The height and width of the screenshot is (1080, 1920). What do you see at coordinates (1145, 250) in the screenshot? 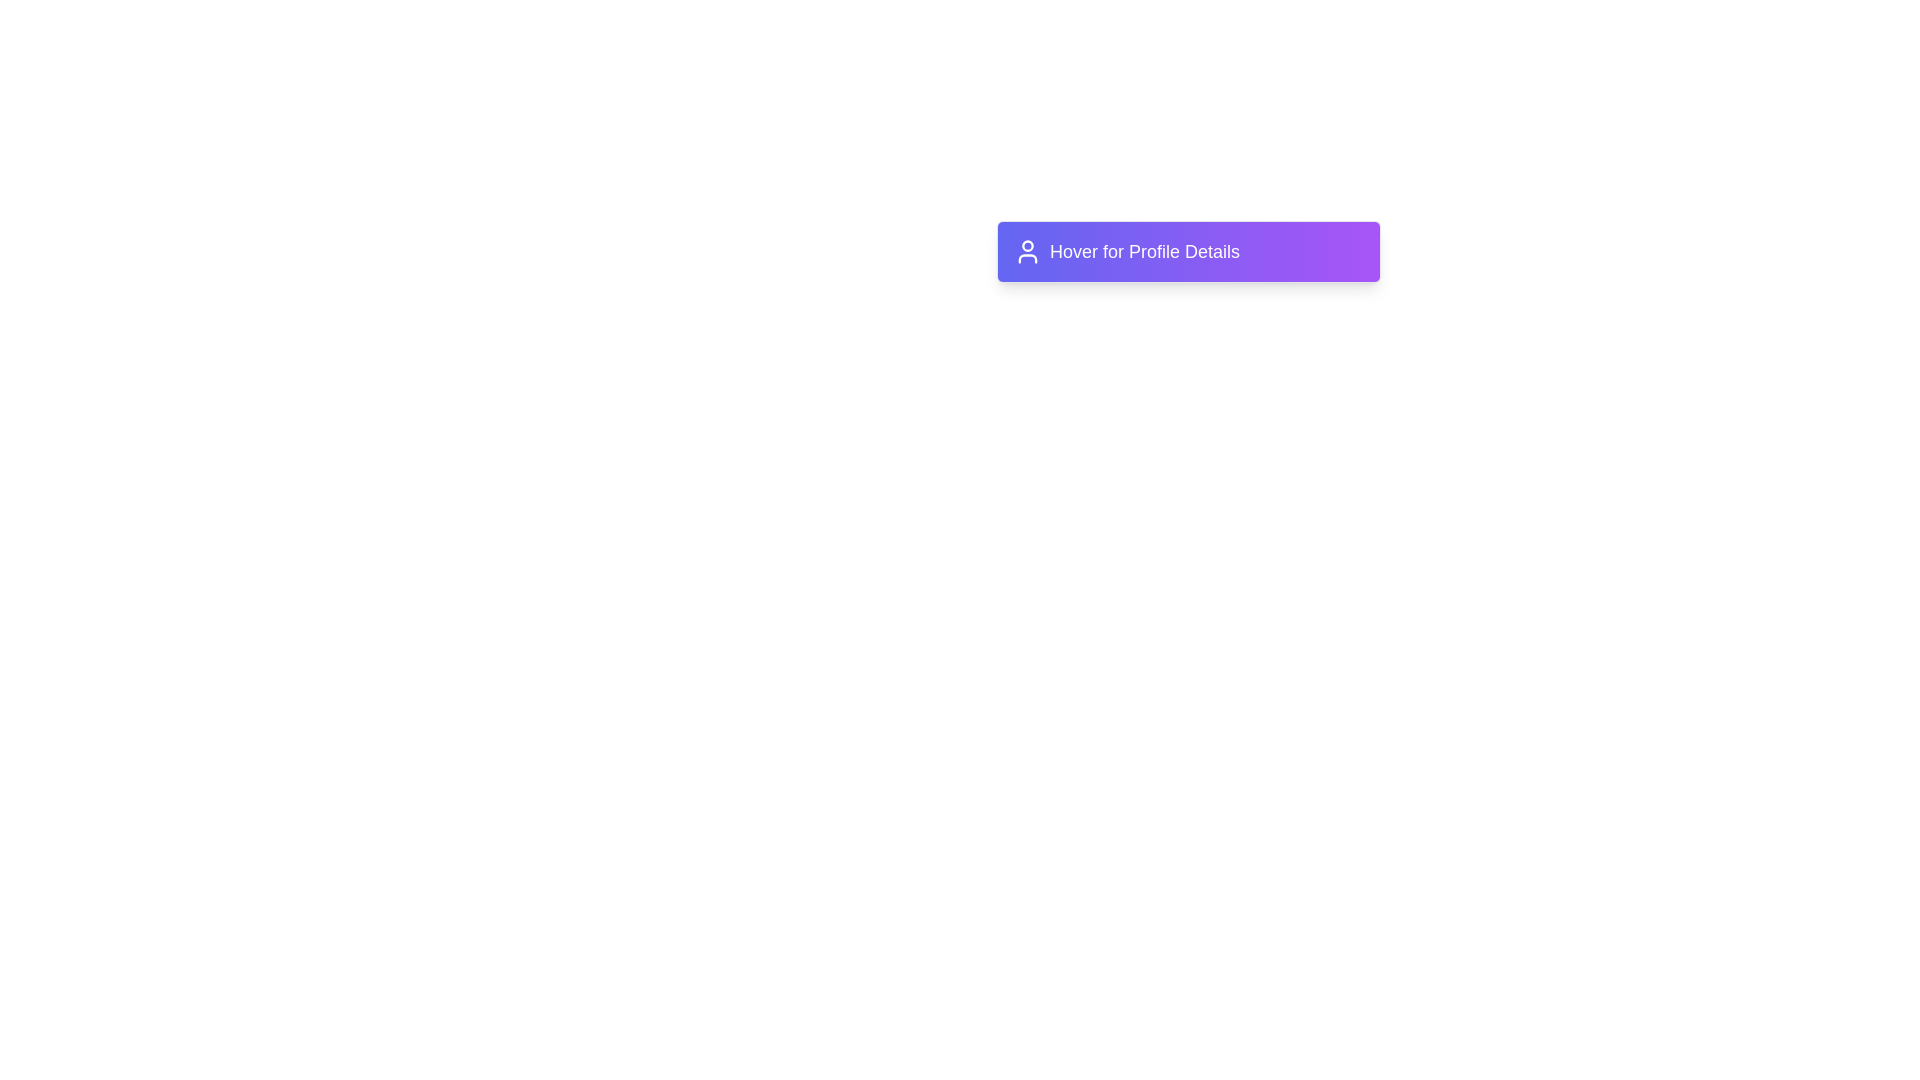
I see `the Text label located towards the center-right side of the horizontal bar, which provides instructions` at bounding box center [1145, 250].